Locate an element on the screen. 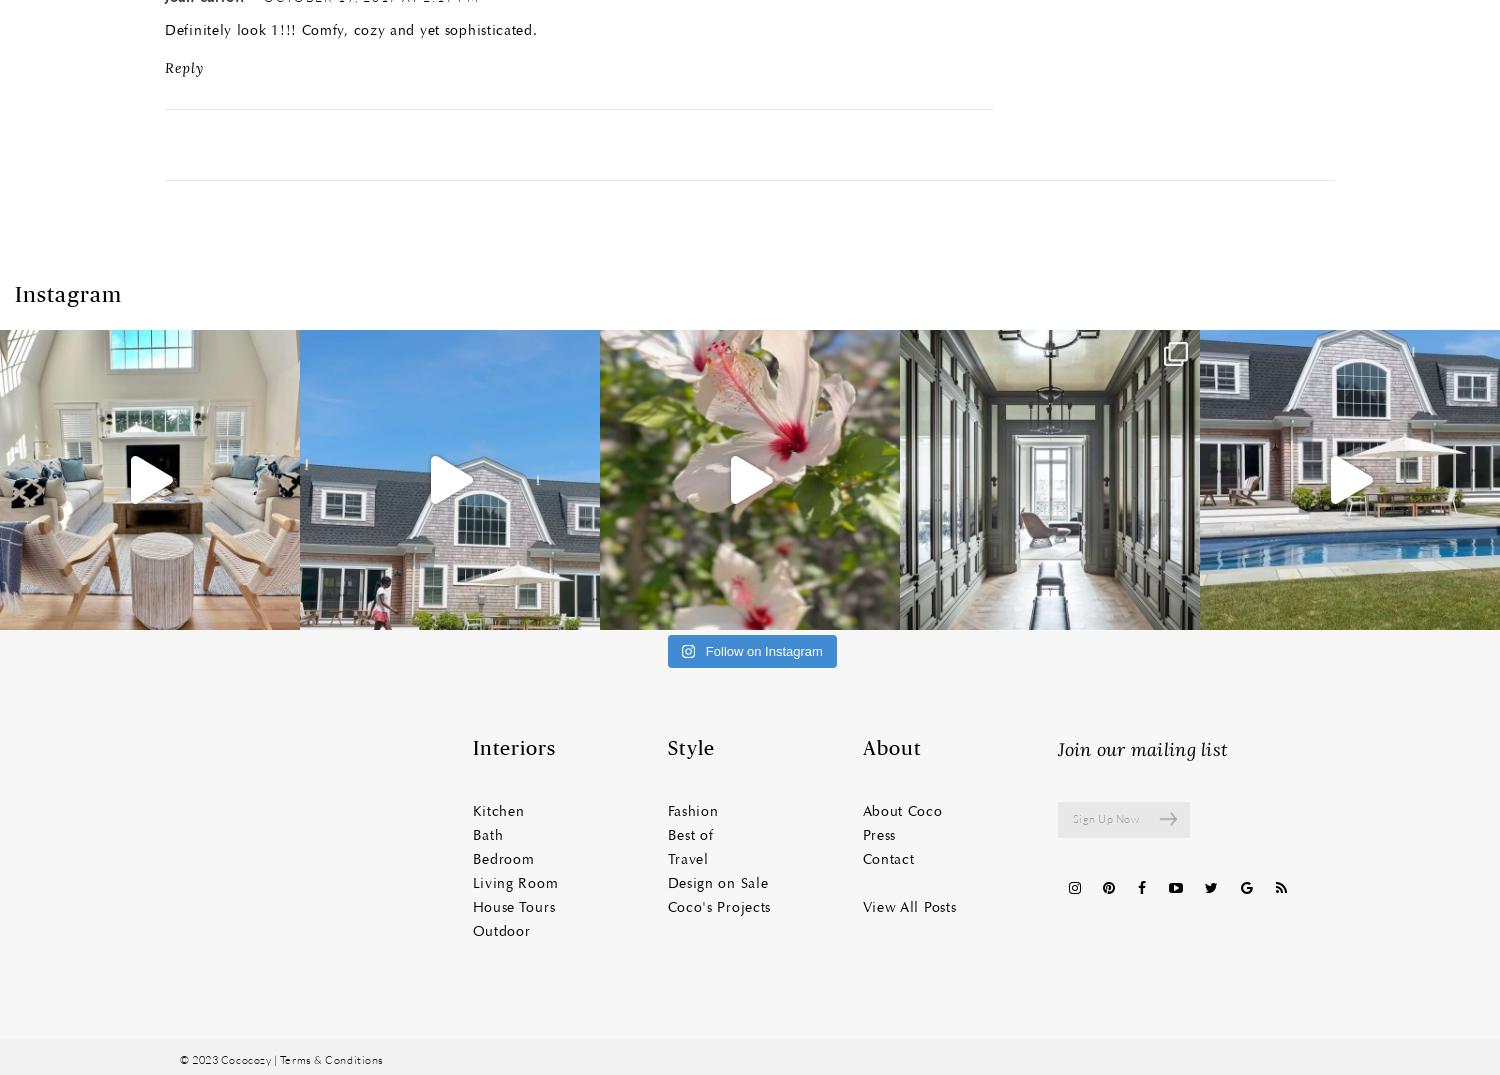 The width and height of the screenshot is (1500, 1075). 'Fashion' is located at coordinates (691, 810).